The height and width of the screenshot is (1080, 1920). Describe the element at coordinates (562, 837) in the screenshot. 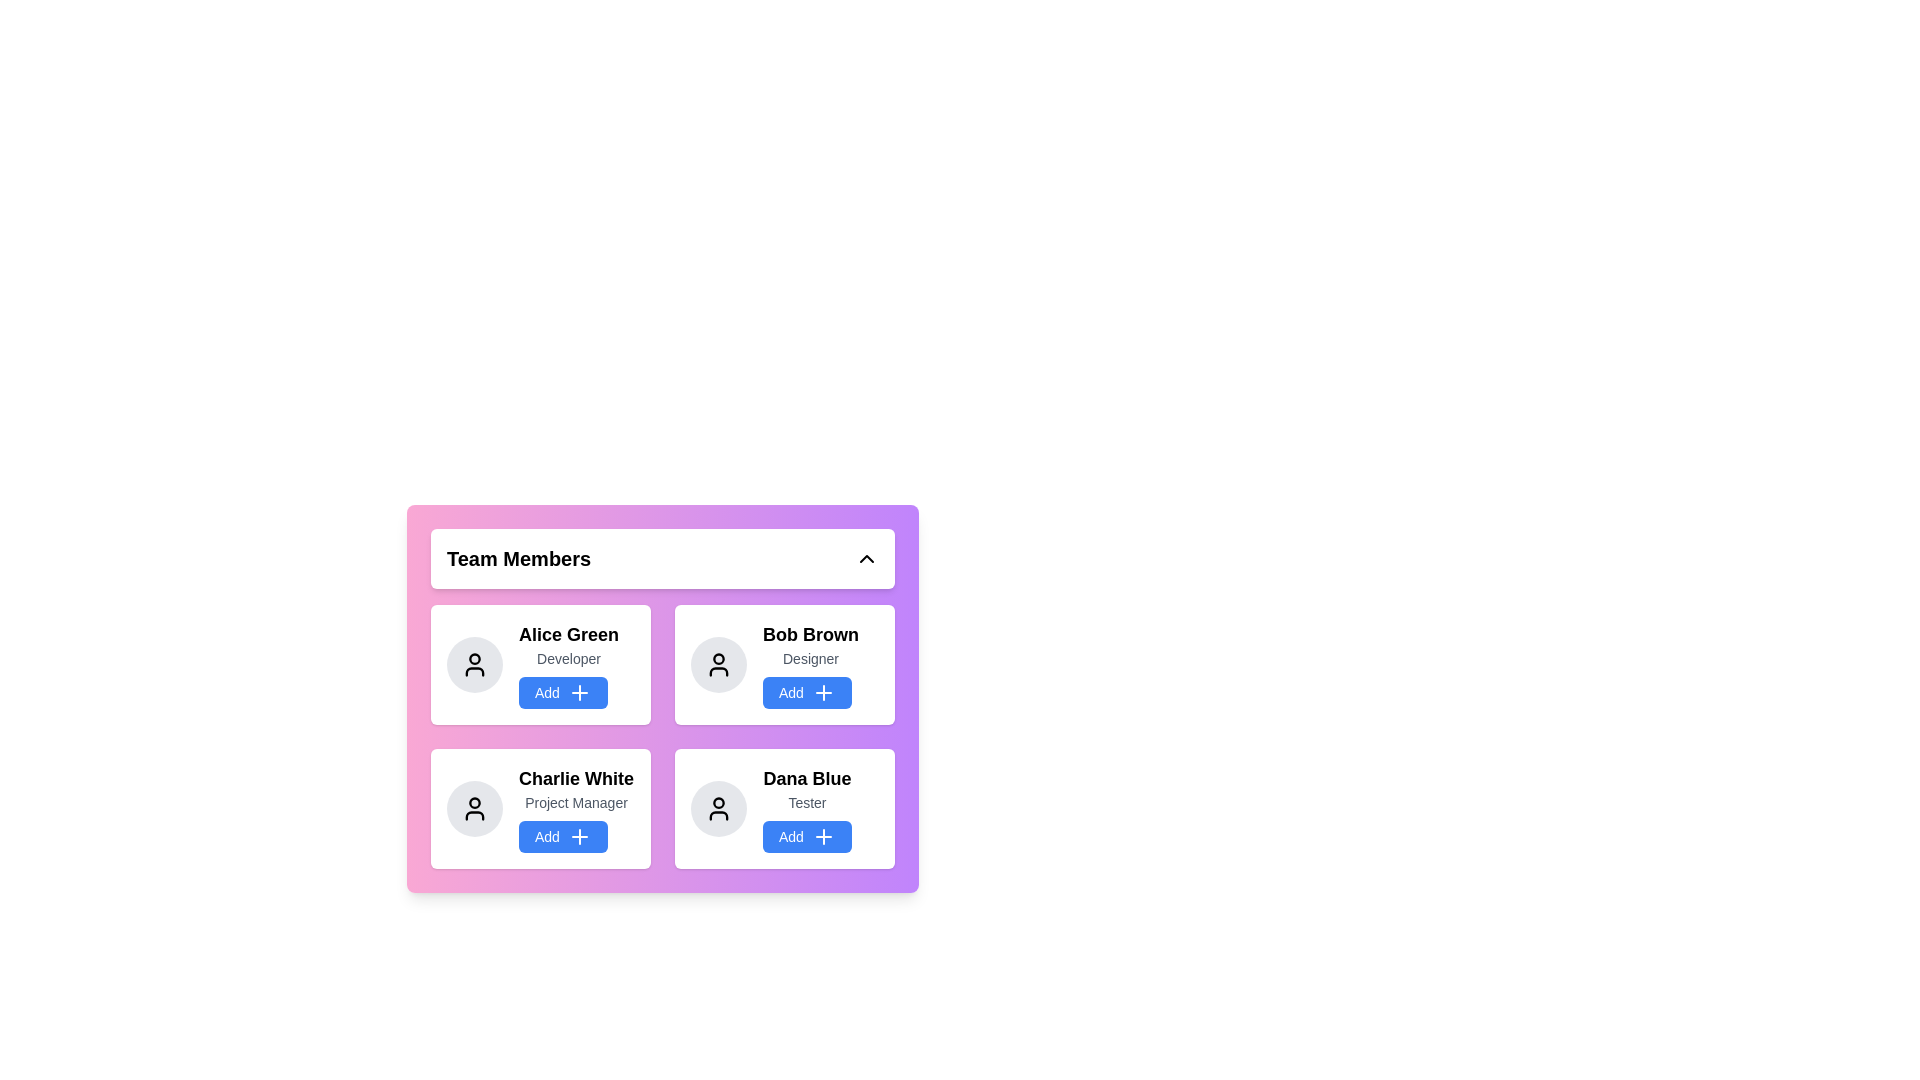

I see `the button located within the profile card of 'Charlie White'` at that location.